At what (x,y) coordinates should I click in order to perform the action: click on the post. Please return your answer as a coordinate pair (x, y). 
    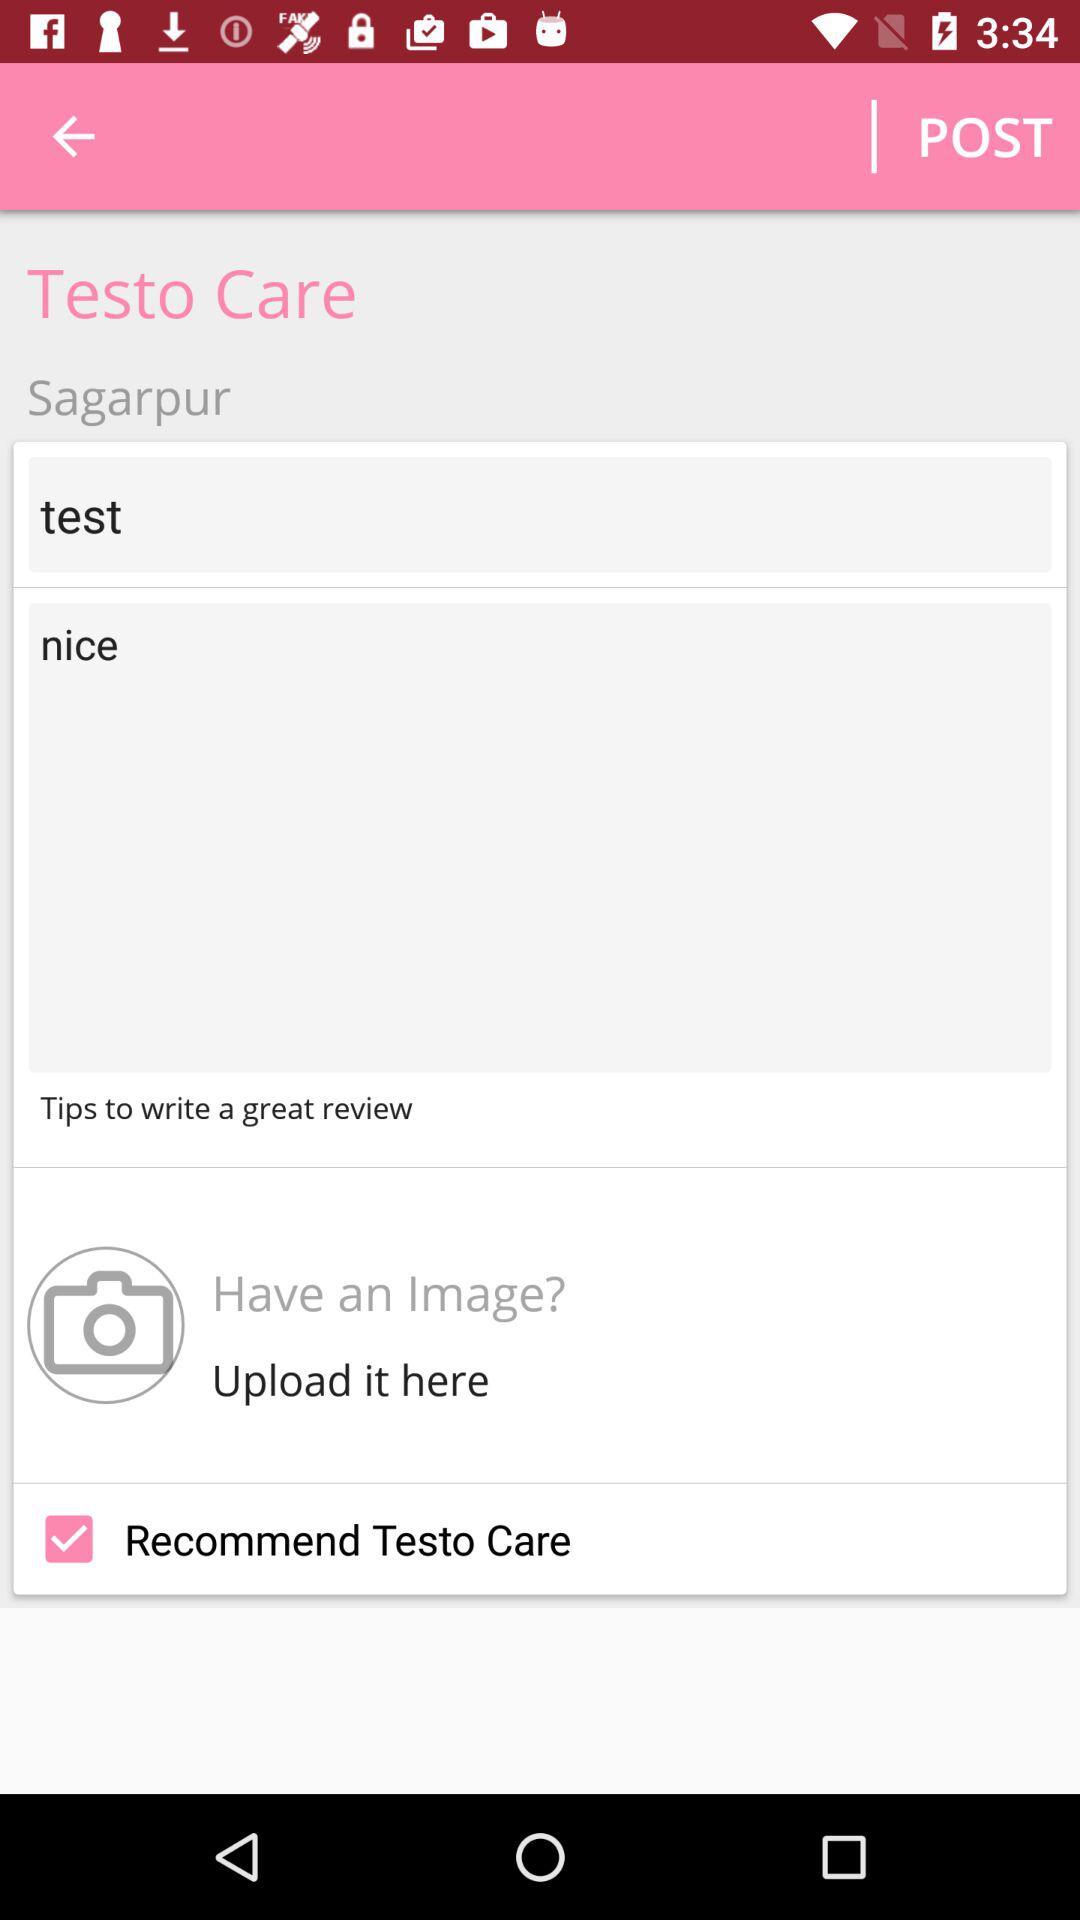
    Looking at the image, I should click on (983, 135).